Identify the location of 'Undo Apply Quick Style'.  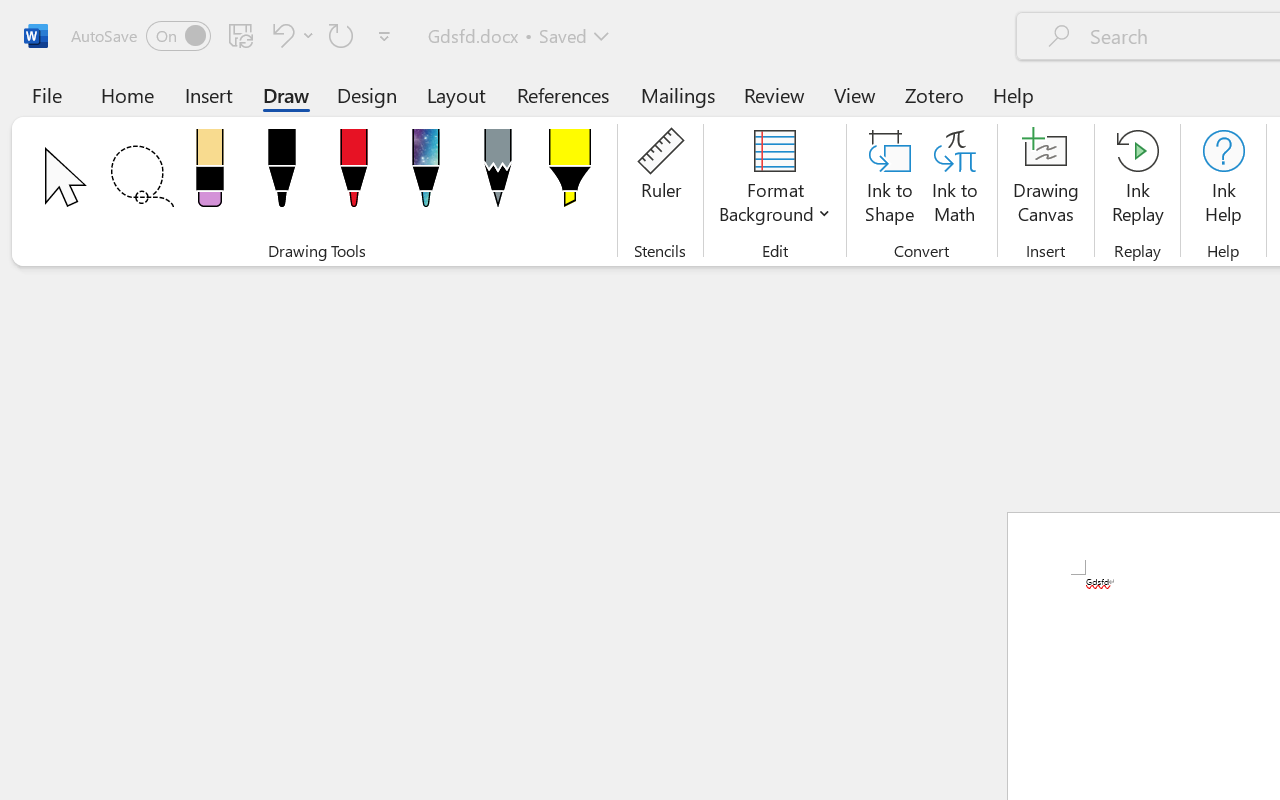
(279, 34).